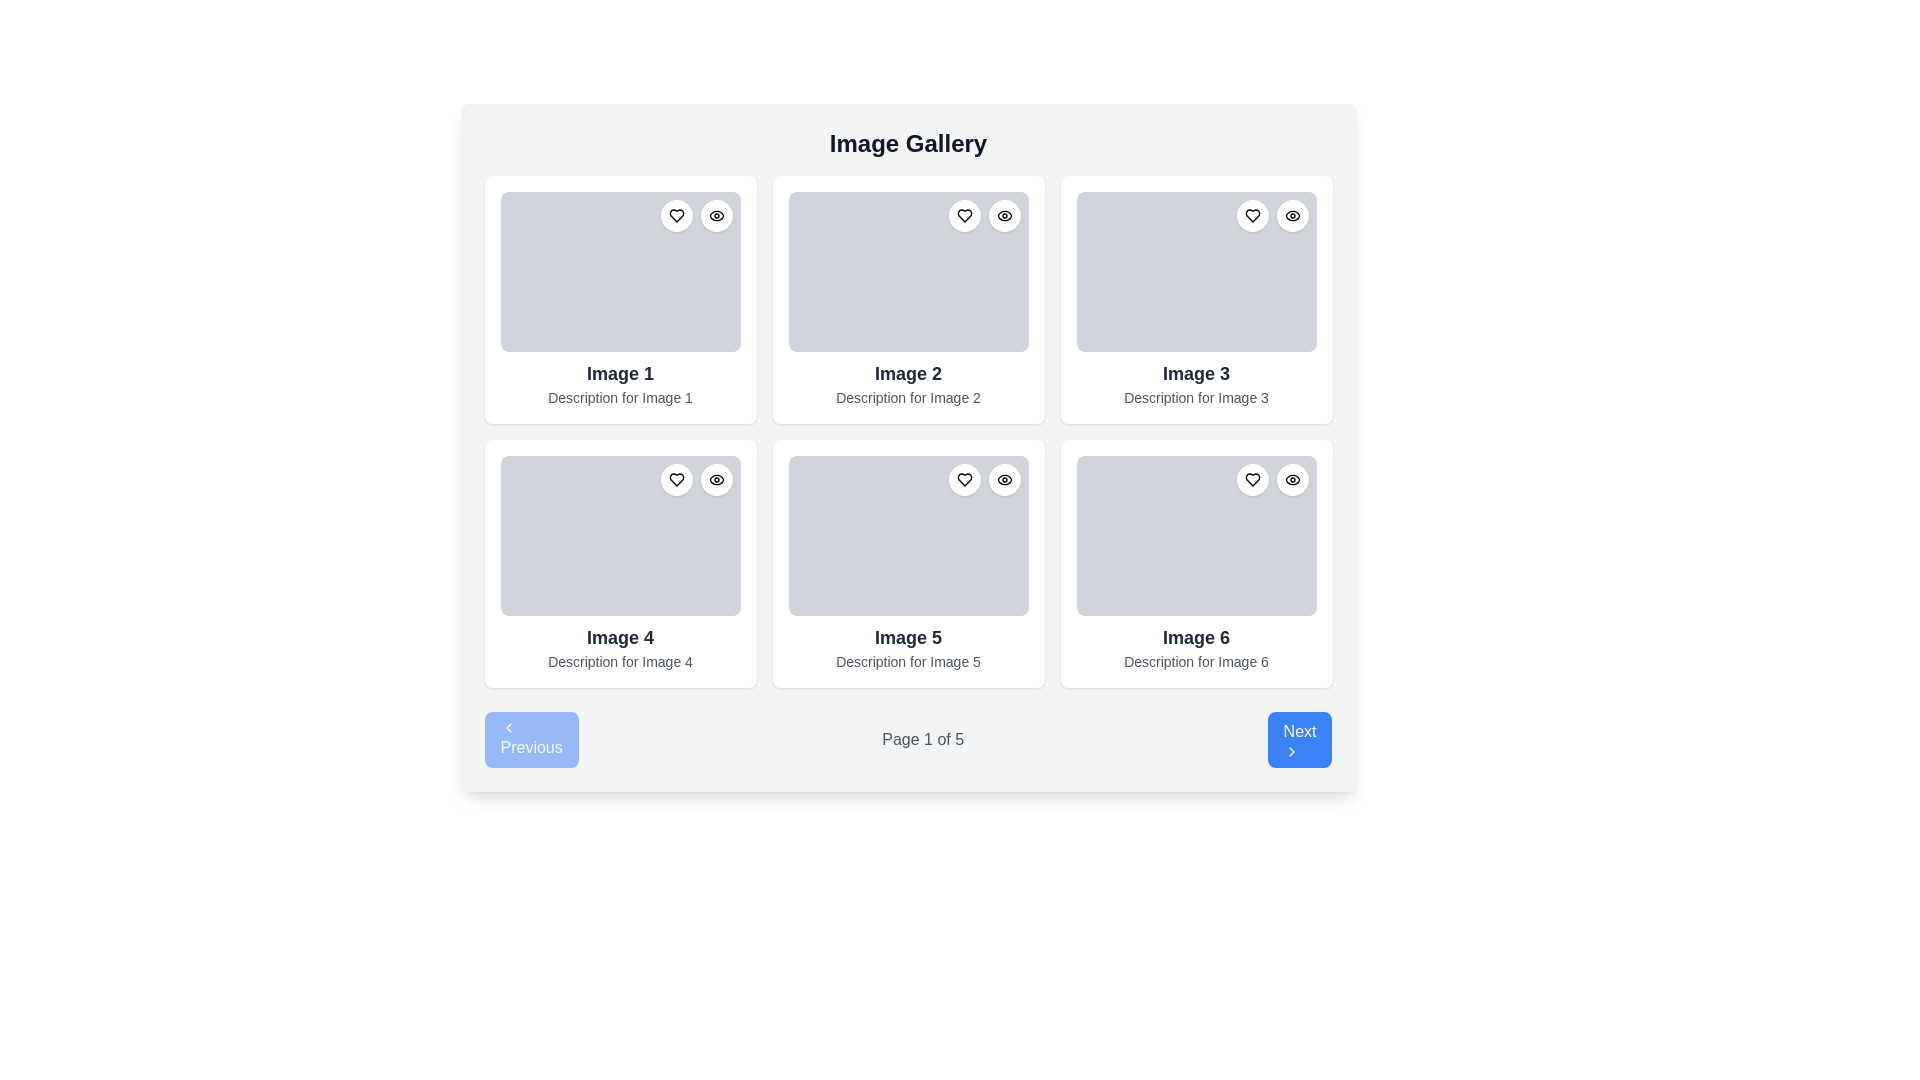 This screenshot has width=1920, height=1080. Describe the element at coordinates (964, 216) in the screenshot. I see `the 'like' button located at the top-right corner of the second image in the second row of the gallery` at that location.